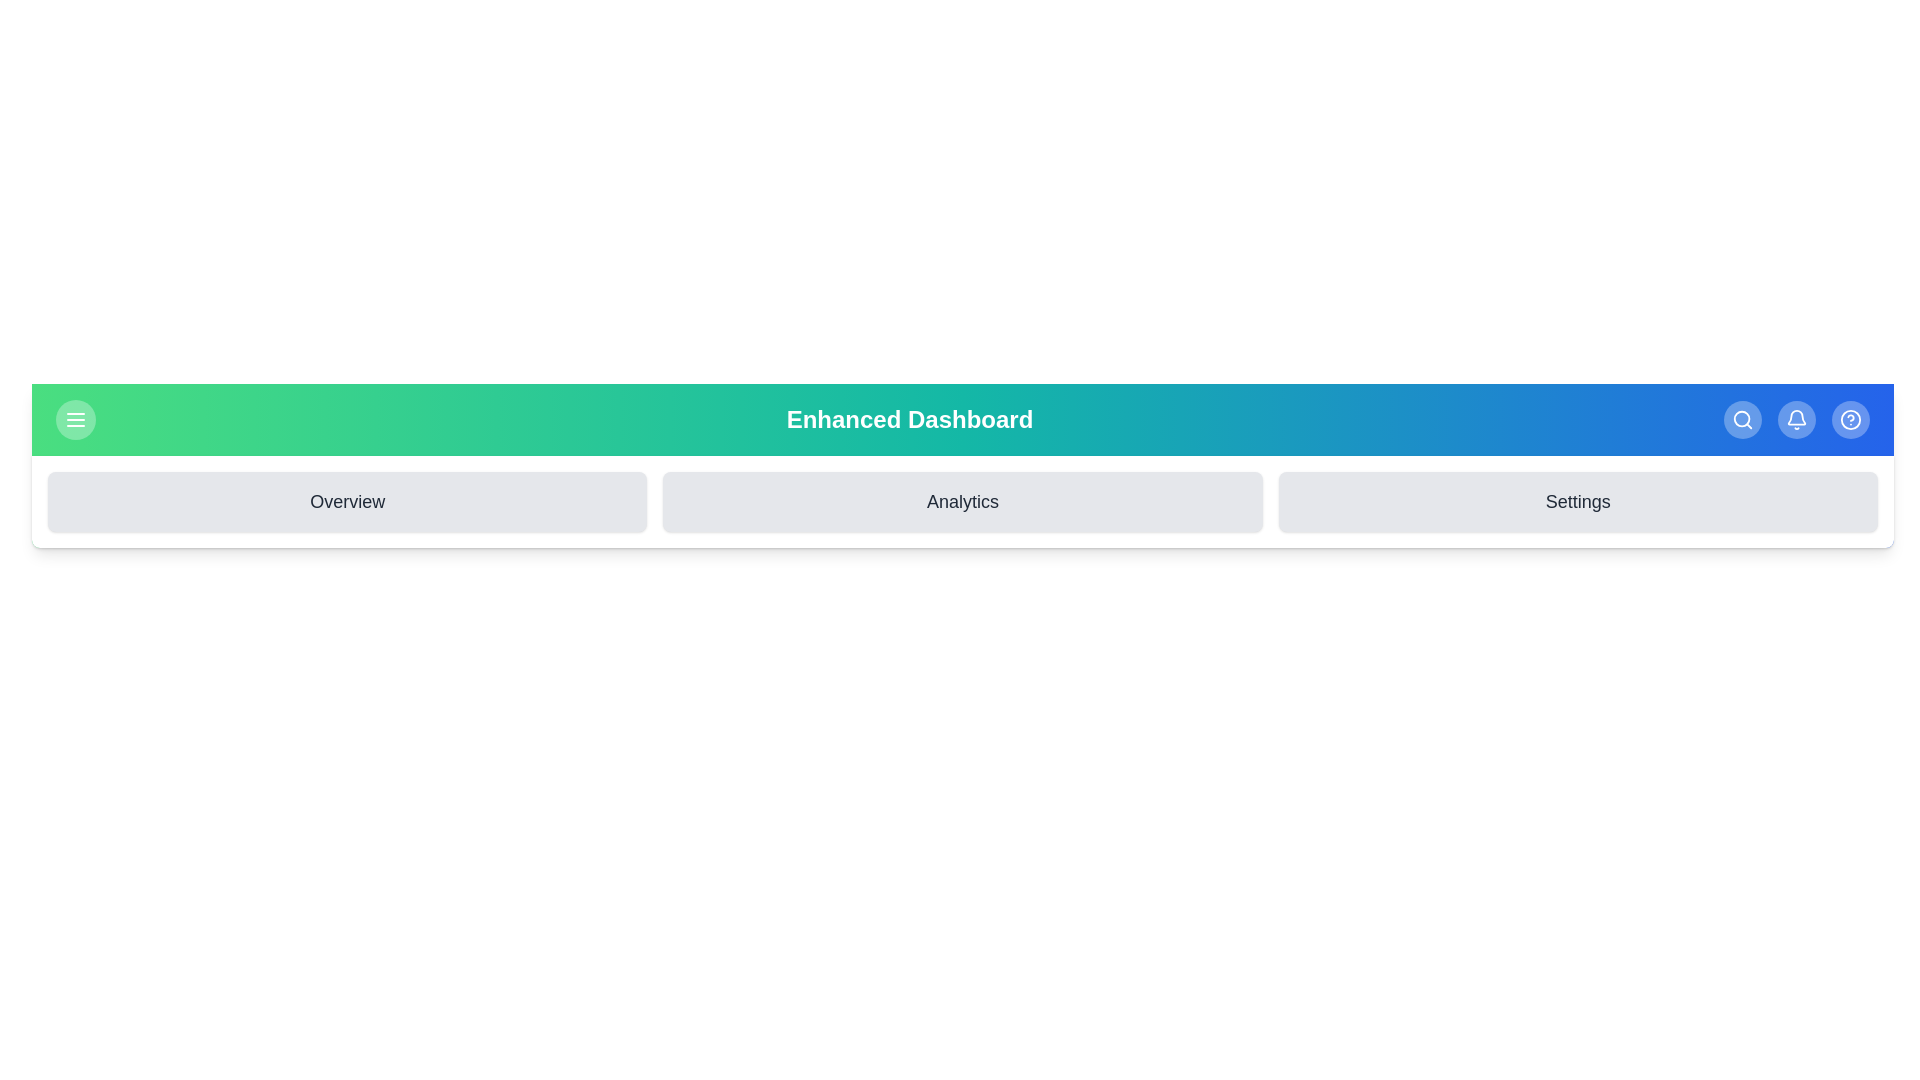  I want to click on the 'HelpCircle' button to access help or information, so click(1850, 419).